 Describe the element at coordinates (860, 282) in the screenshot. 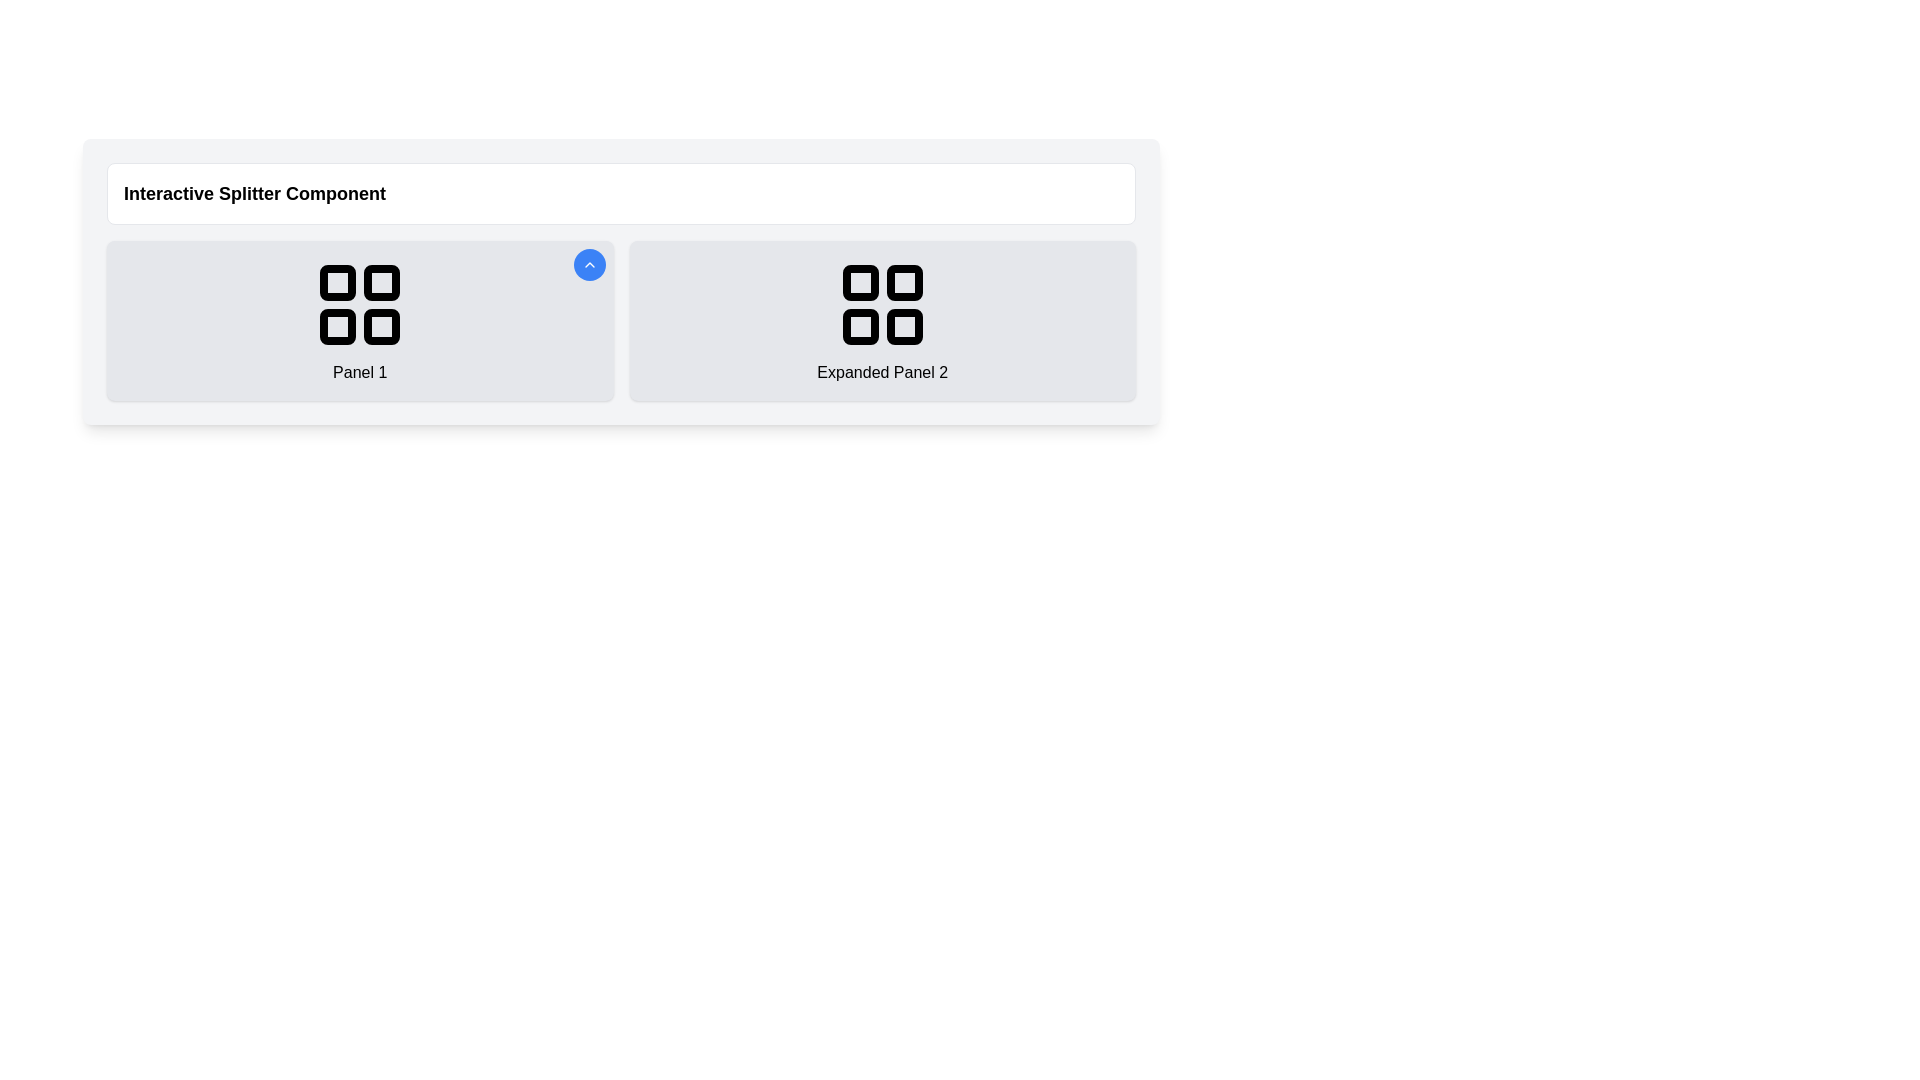

I see `the small square with rounded corners located in the top-left of a 2x2 grid within the 'Expanded Panel 2' region` at that location.